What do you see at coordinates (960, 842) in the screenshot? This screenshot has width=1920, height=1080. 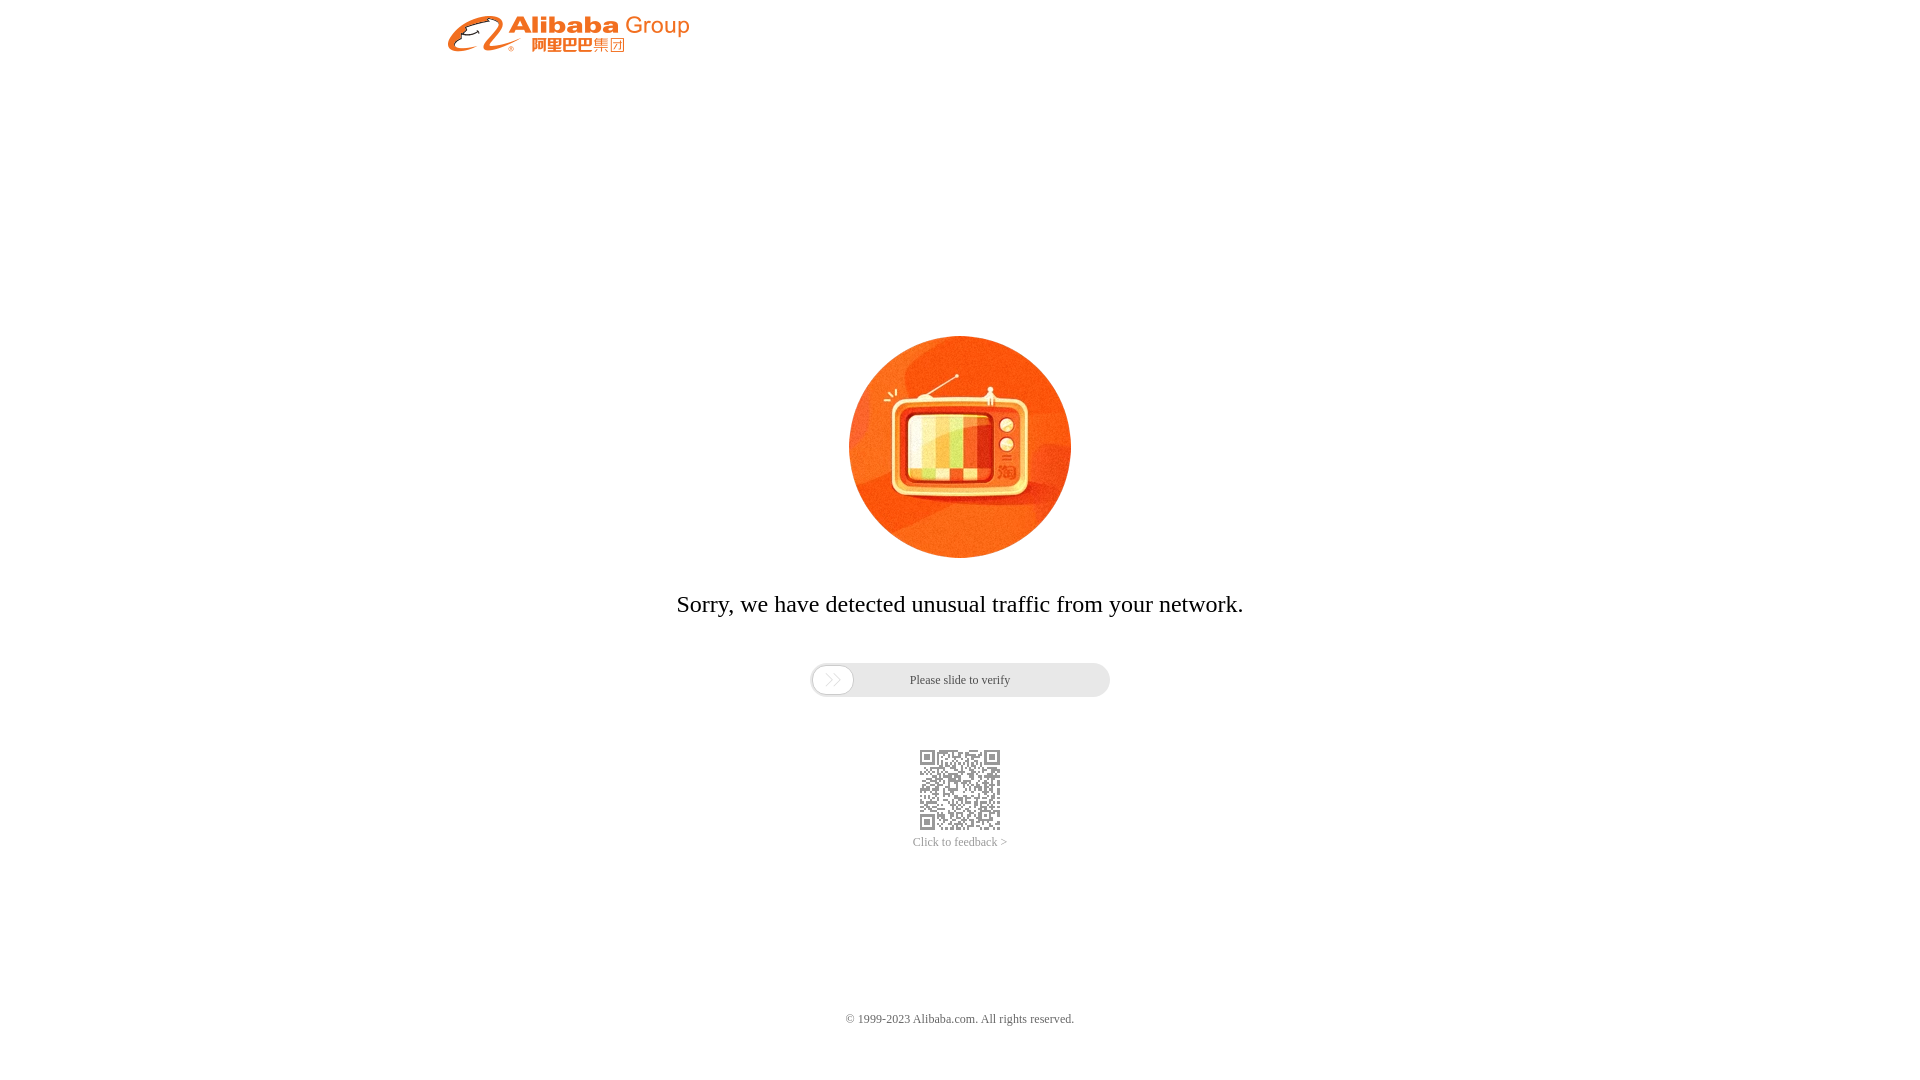 I see `'Click to feedback >'` at bounding box center [960, 842].